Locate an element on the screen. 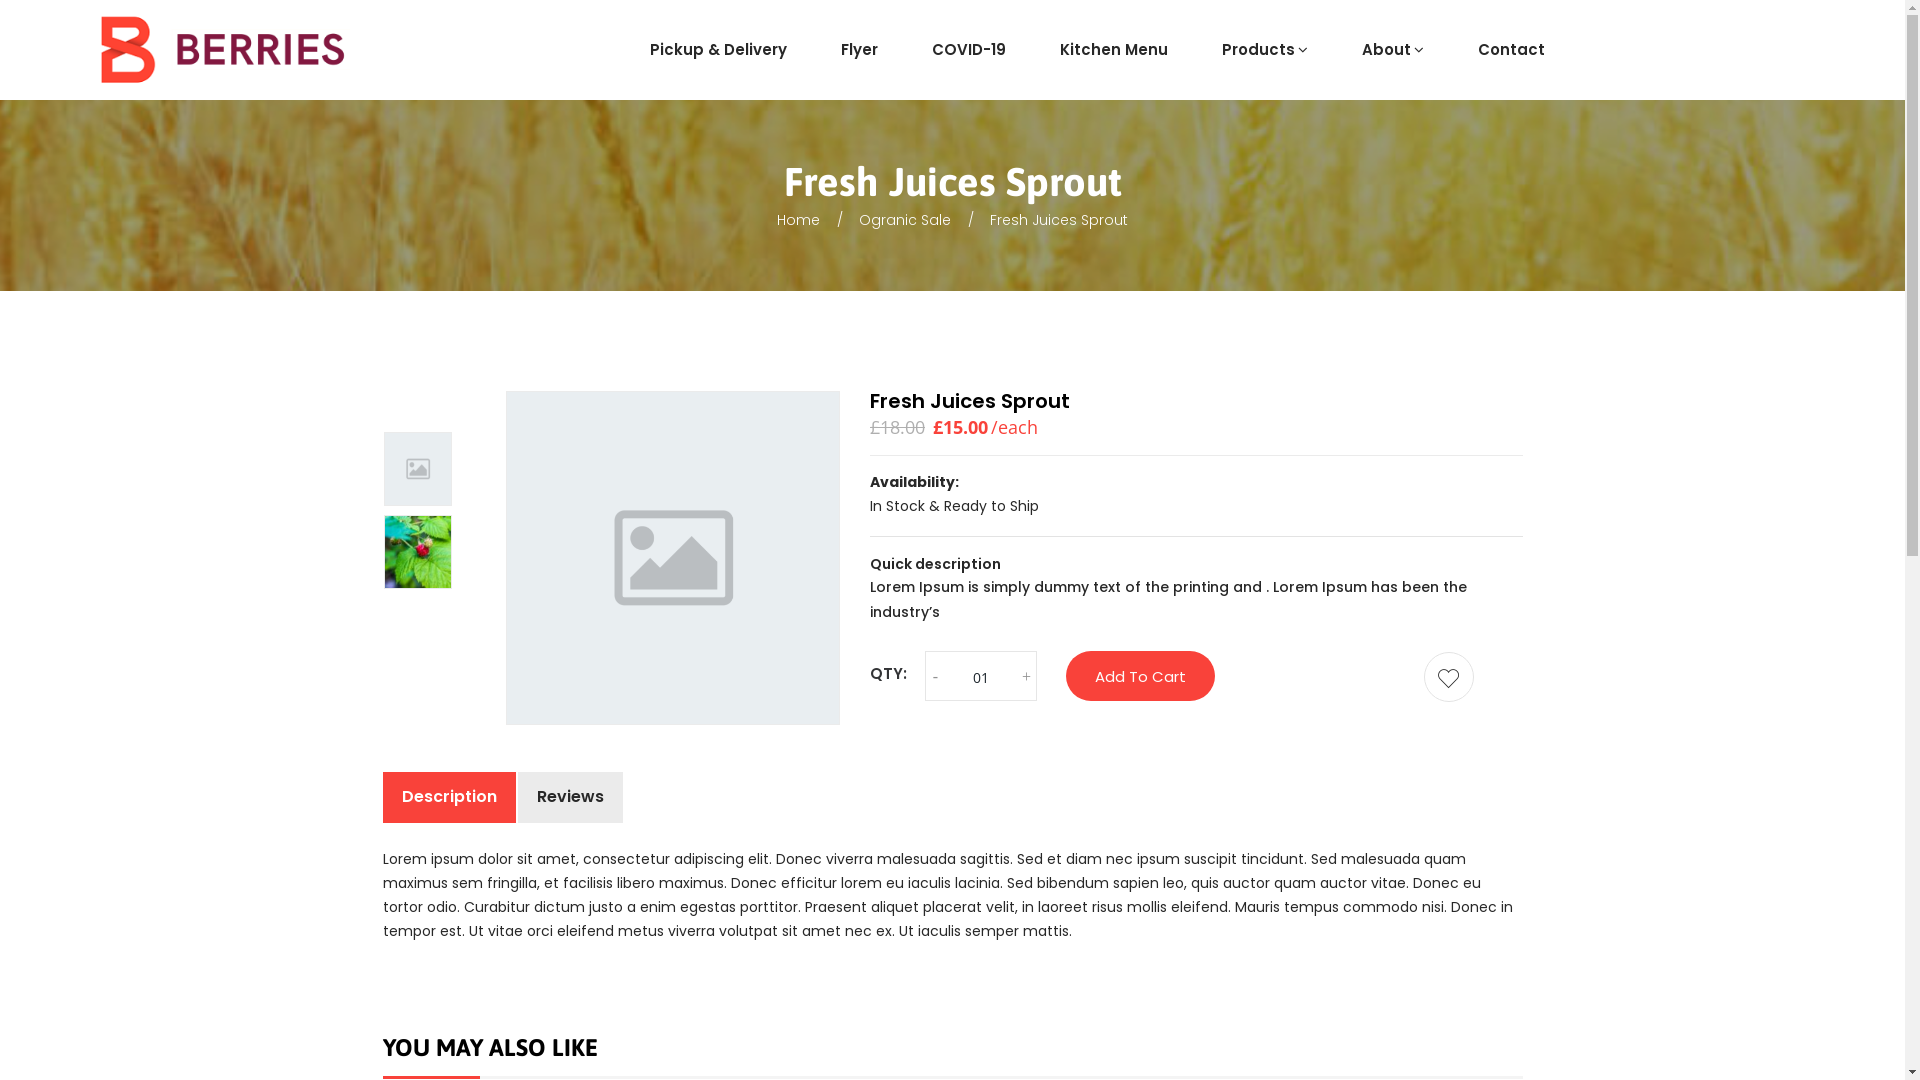 This screenshot has width=1920, height=1080. 'COVID-19' is located at coordinates (969, 49).